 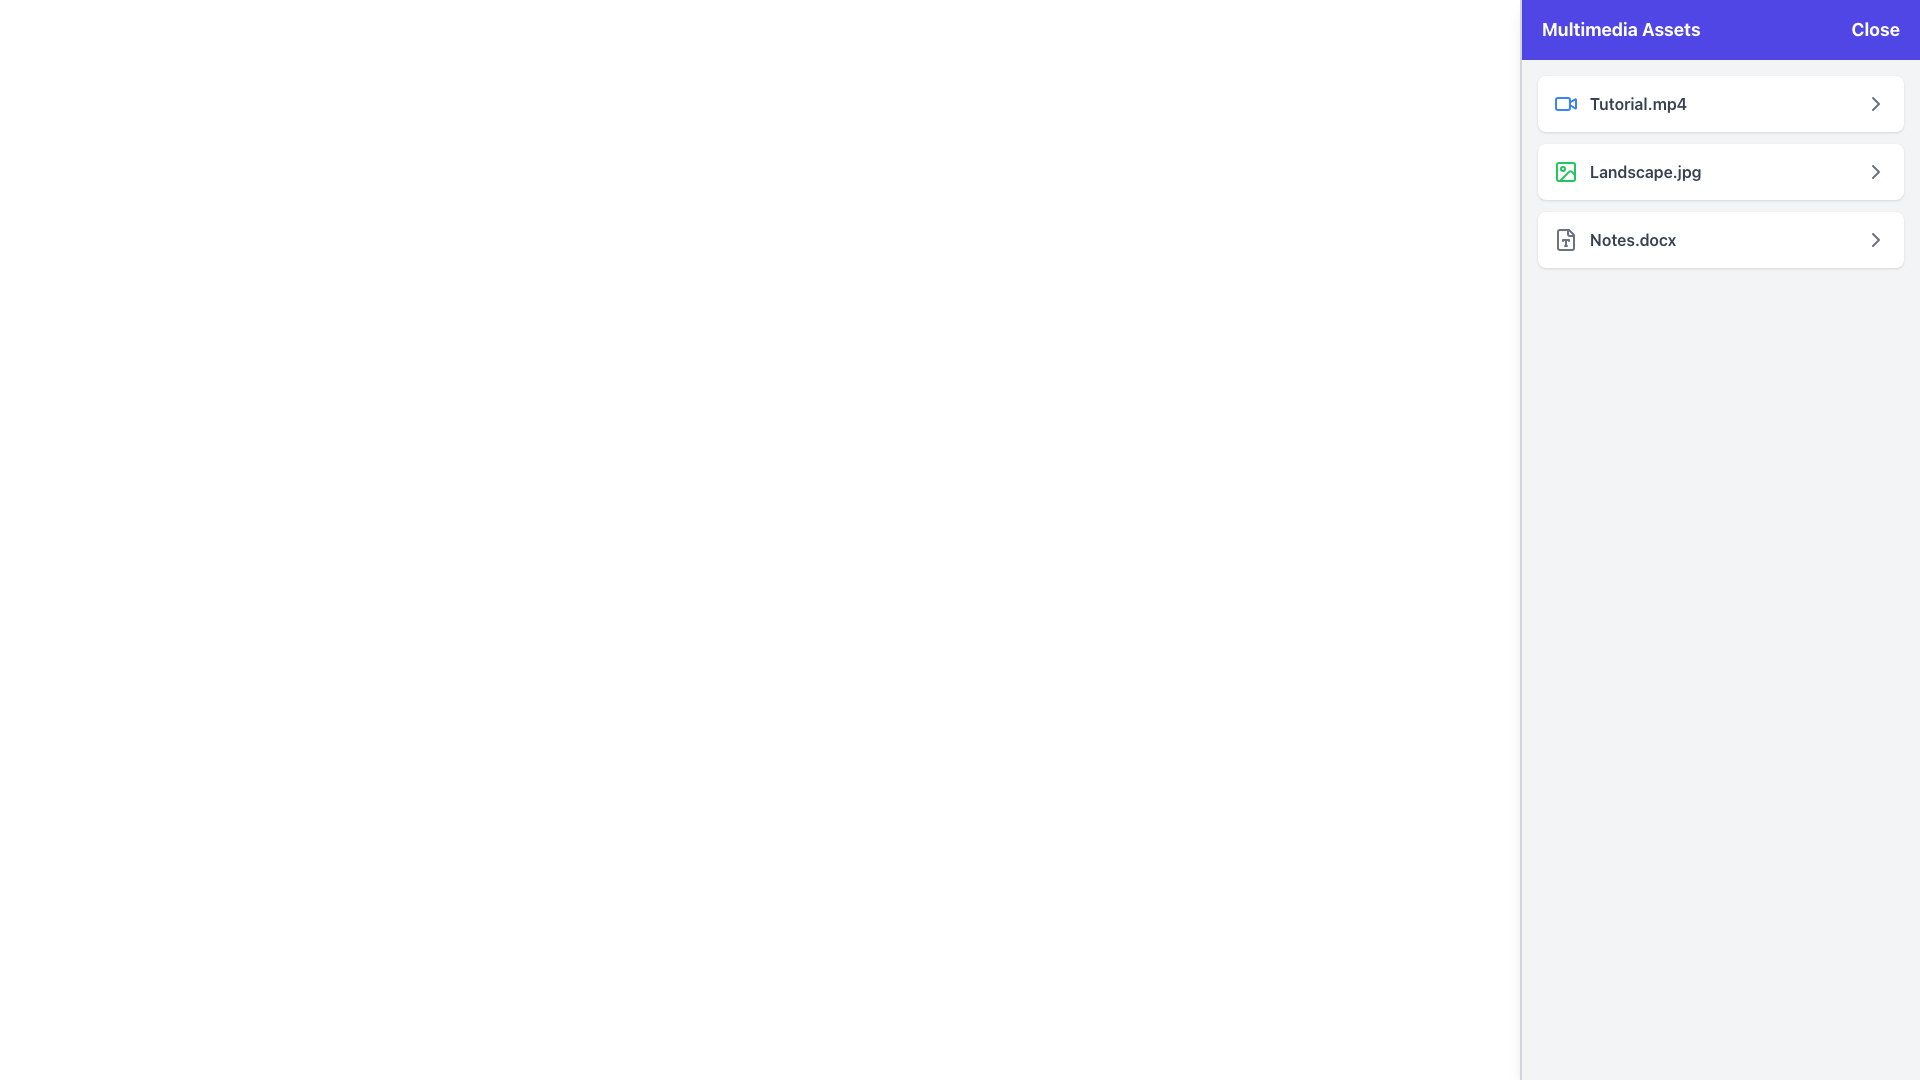 I want to click on the right-pointing chevron icon located at the end of the 'Landscape.jpg' list item, so click(x=1875, y=104).